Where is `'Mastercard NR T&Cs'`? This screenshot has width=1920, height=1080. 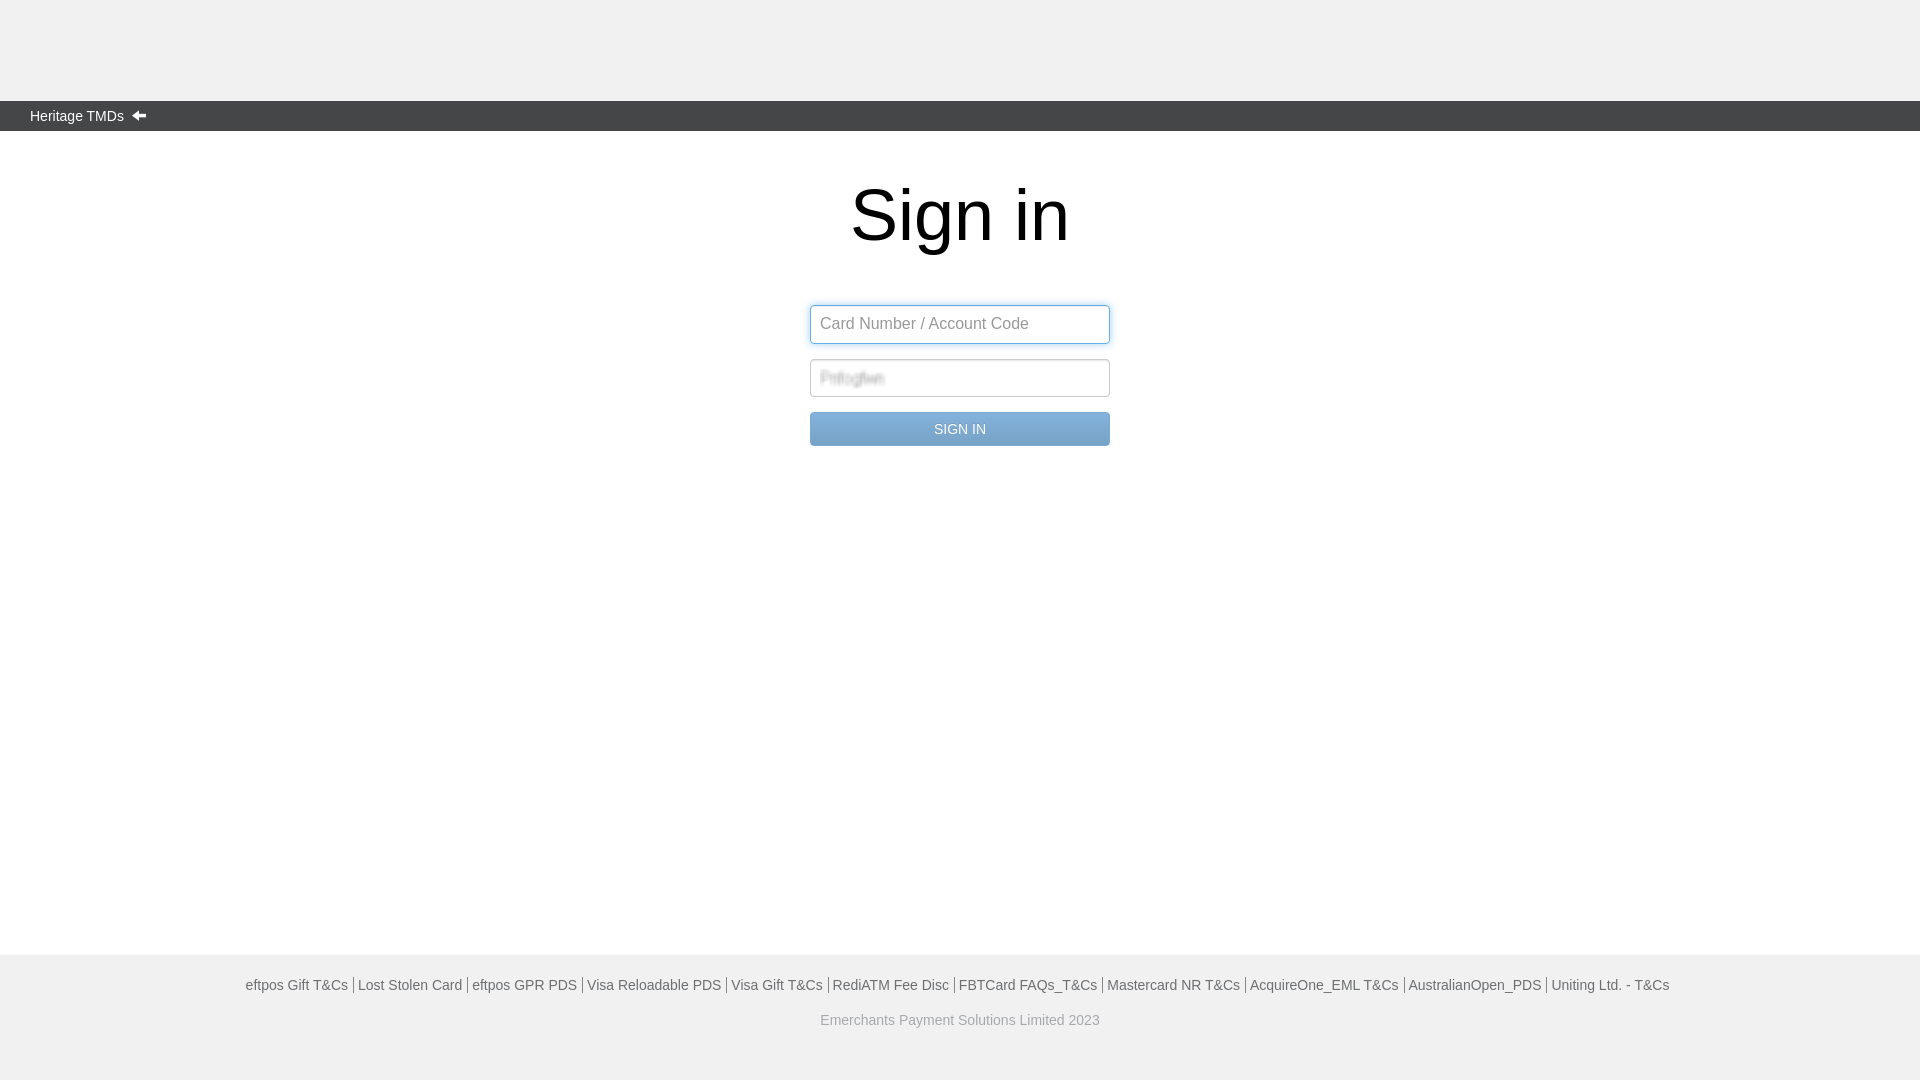 'Mastercard NR T&Cs' is located at coordinates (1173, 983).